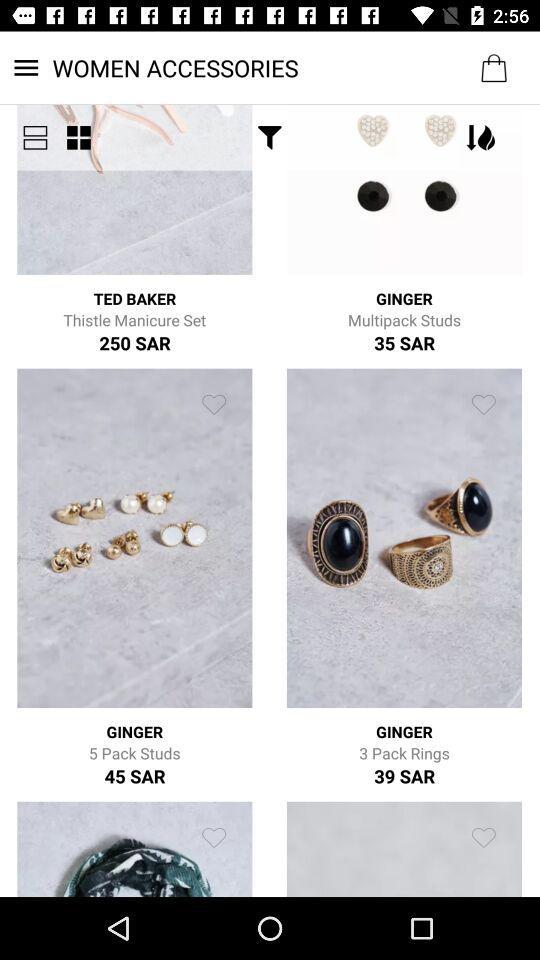 The width and height of the screenshot is (540, 960). What do you see at coordinates (77, 136) in the screenshot?
I see `item below women accessories item` at bounding box center [77, 136].